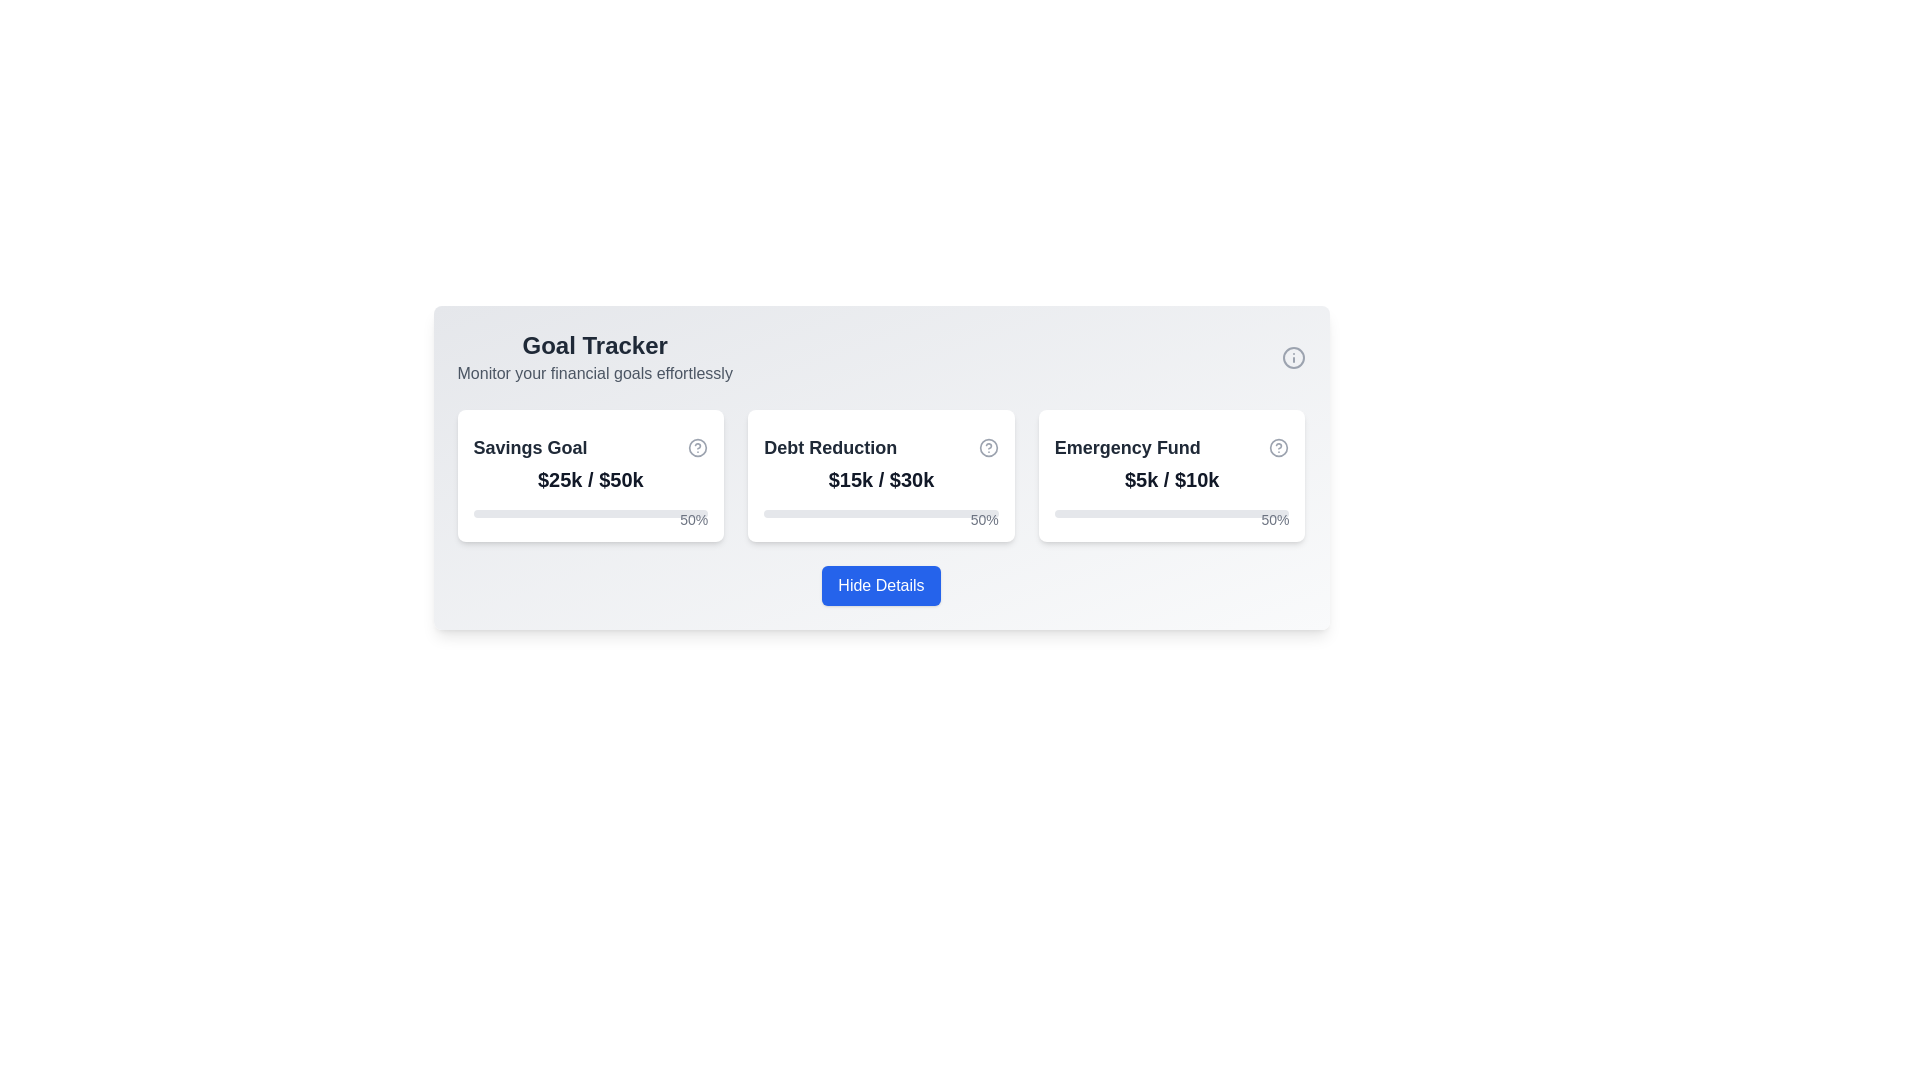  Describe the element at coordinates (530, 446) in the screenshot. I see `the bold text label displaying 'Savings Goal' which is located in the top-left corner of the first card in a goal tracker interface` at that location.